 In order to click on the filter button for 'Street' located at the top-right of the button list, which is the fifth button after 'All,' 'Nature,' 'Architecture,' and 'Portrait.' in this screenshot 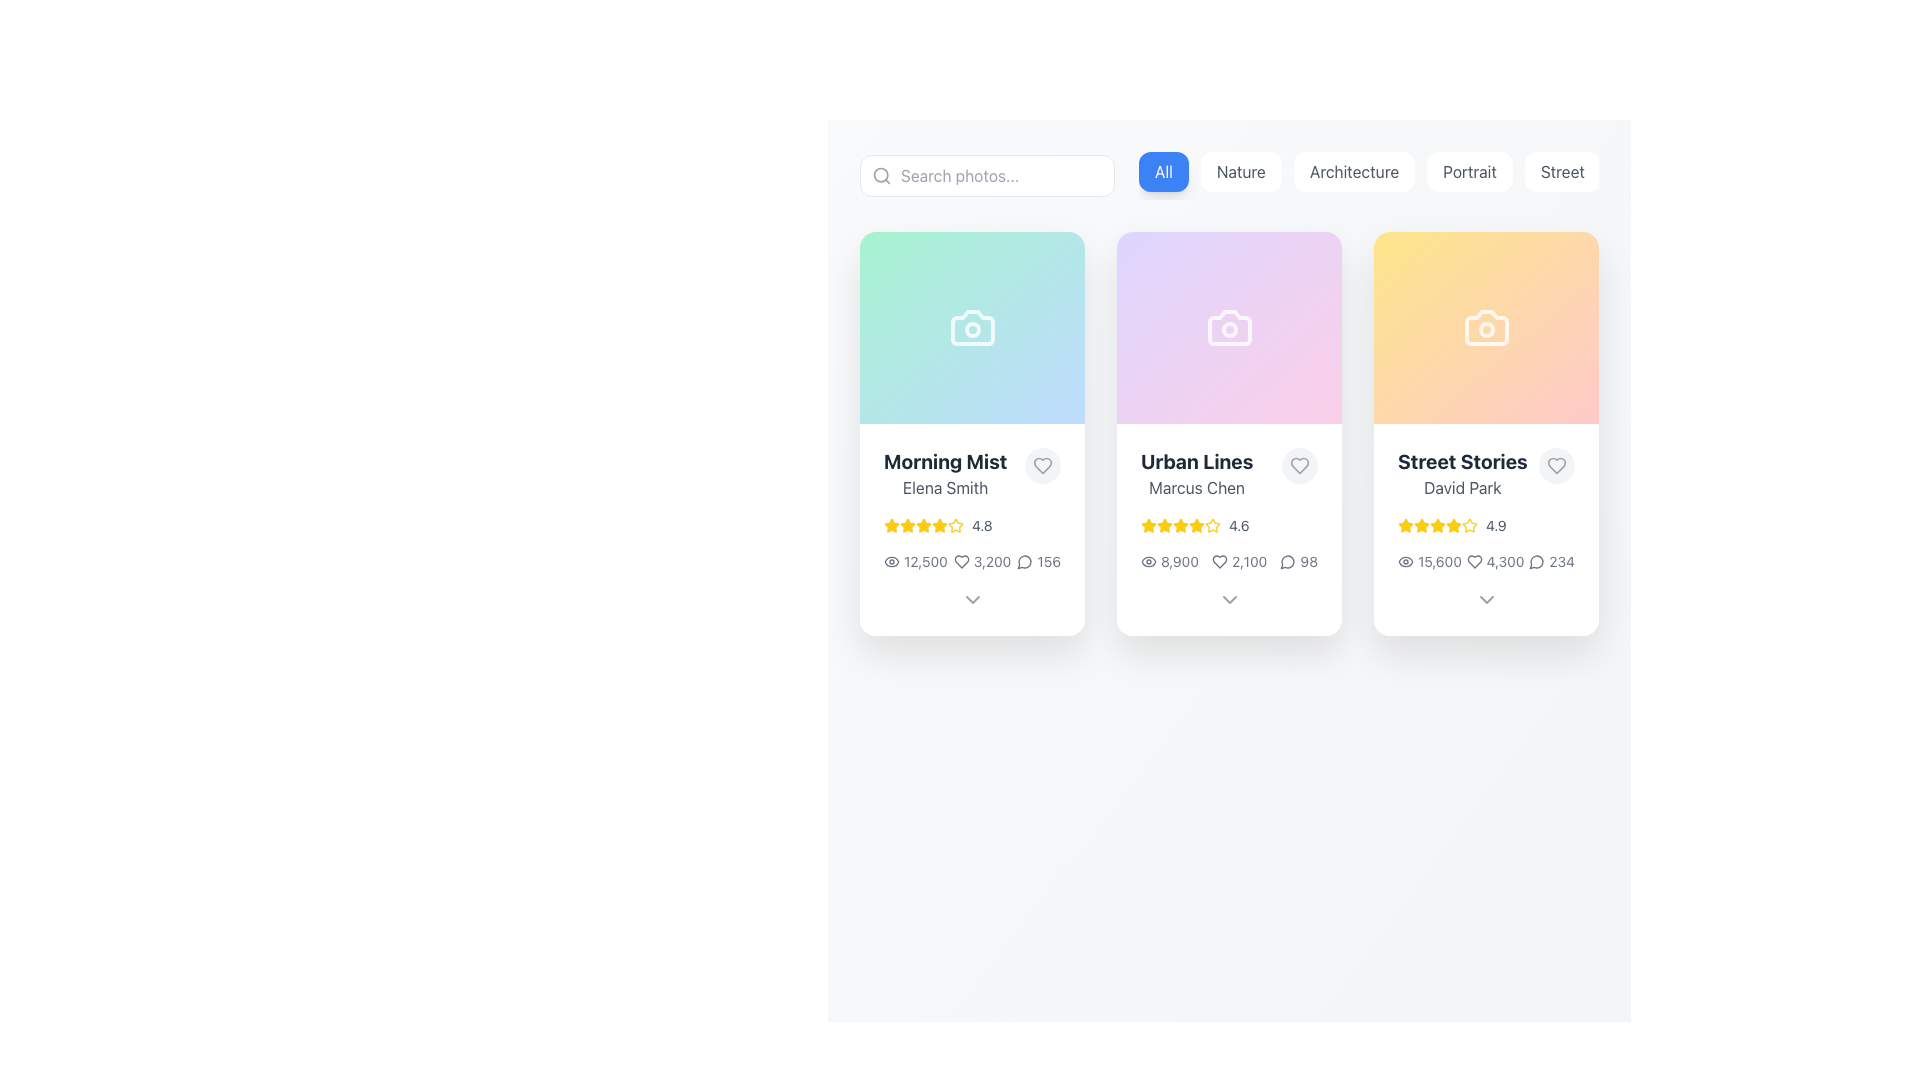, I will do `click(1561, 171)`.